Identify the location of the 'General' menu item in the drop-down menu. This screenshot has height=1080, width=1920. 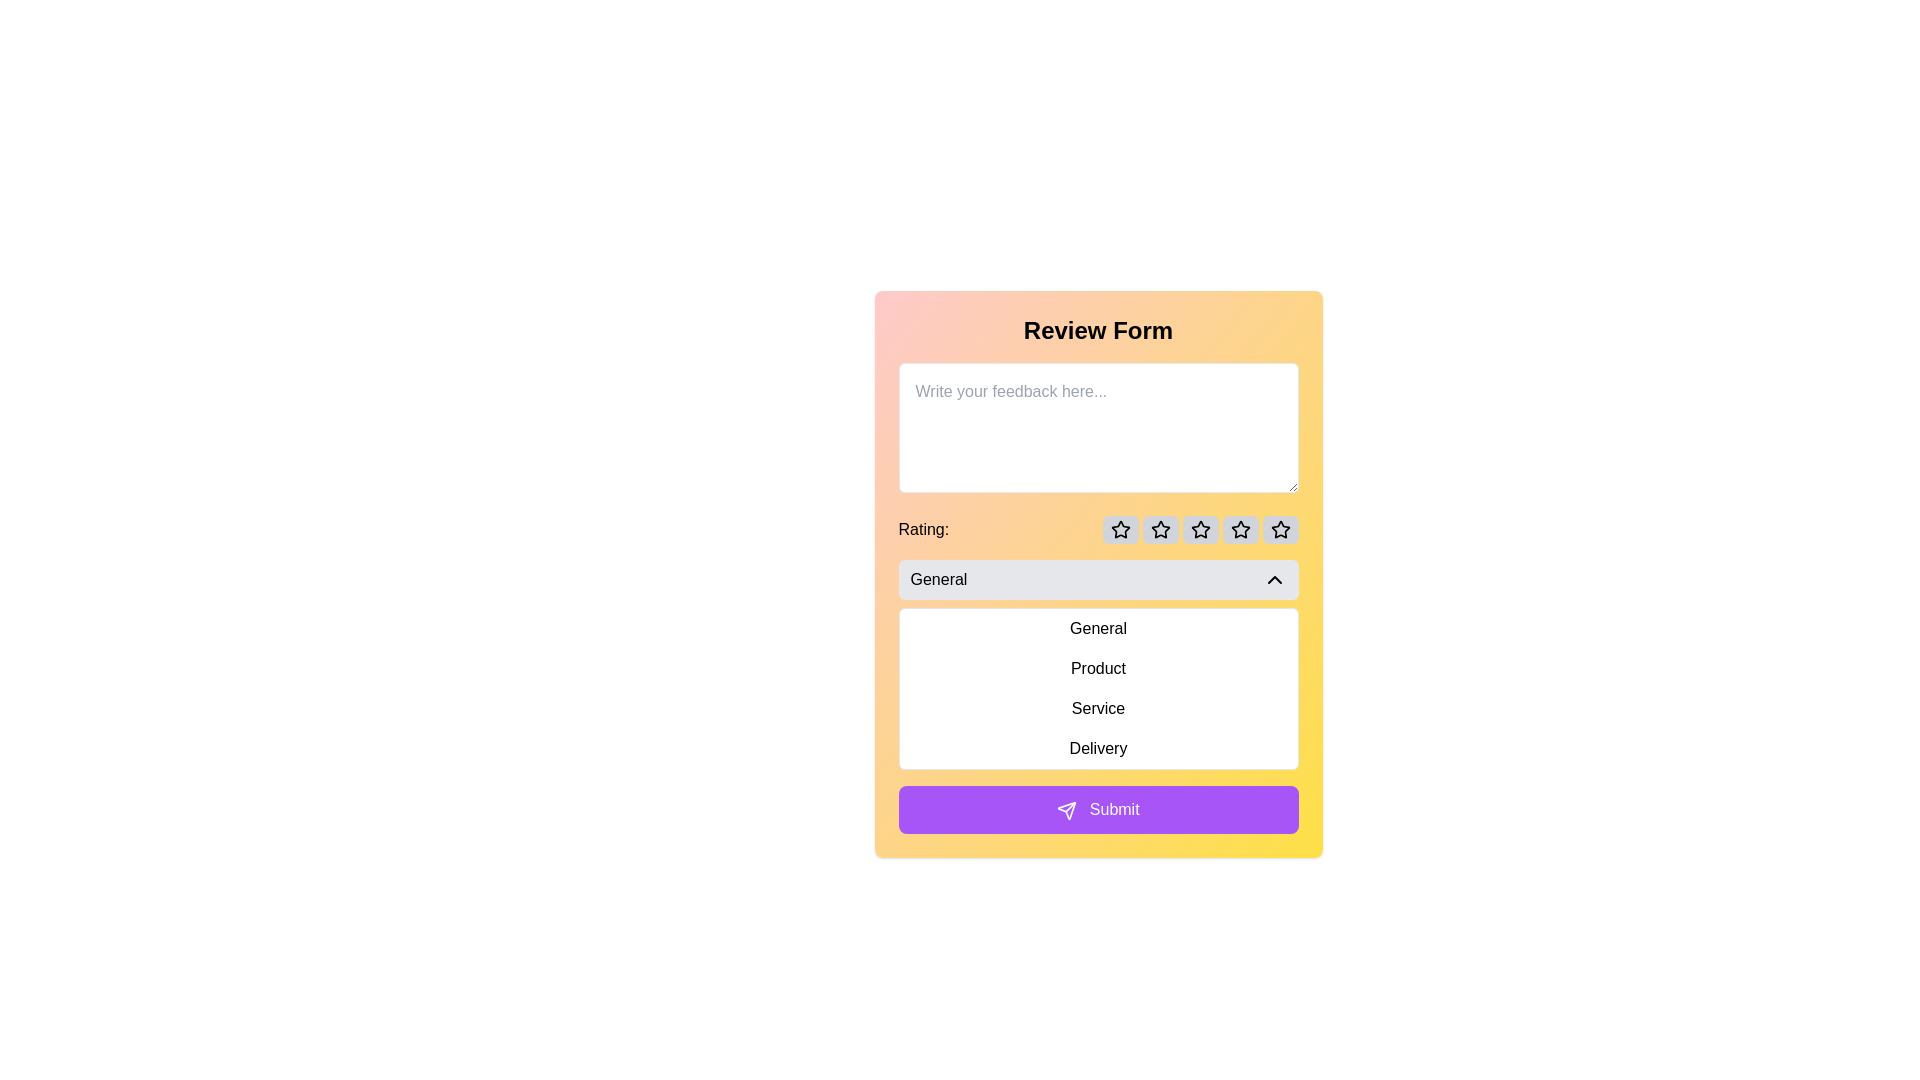
(1097, 627).